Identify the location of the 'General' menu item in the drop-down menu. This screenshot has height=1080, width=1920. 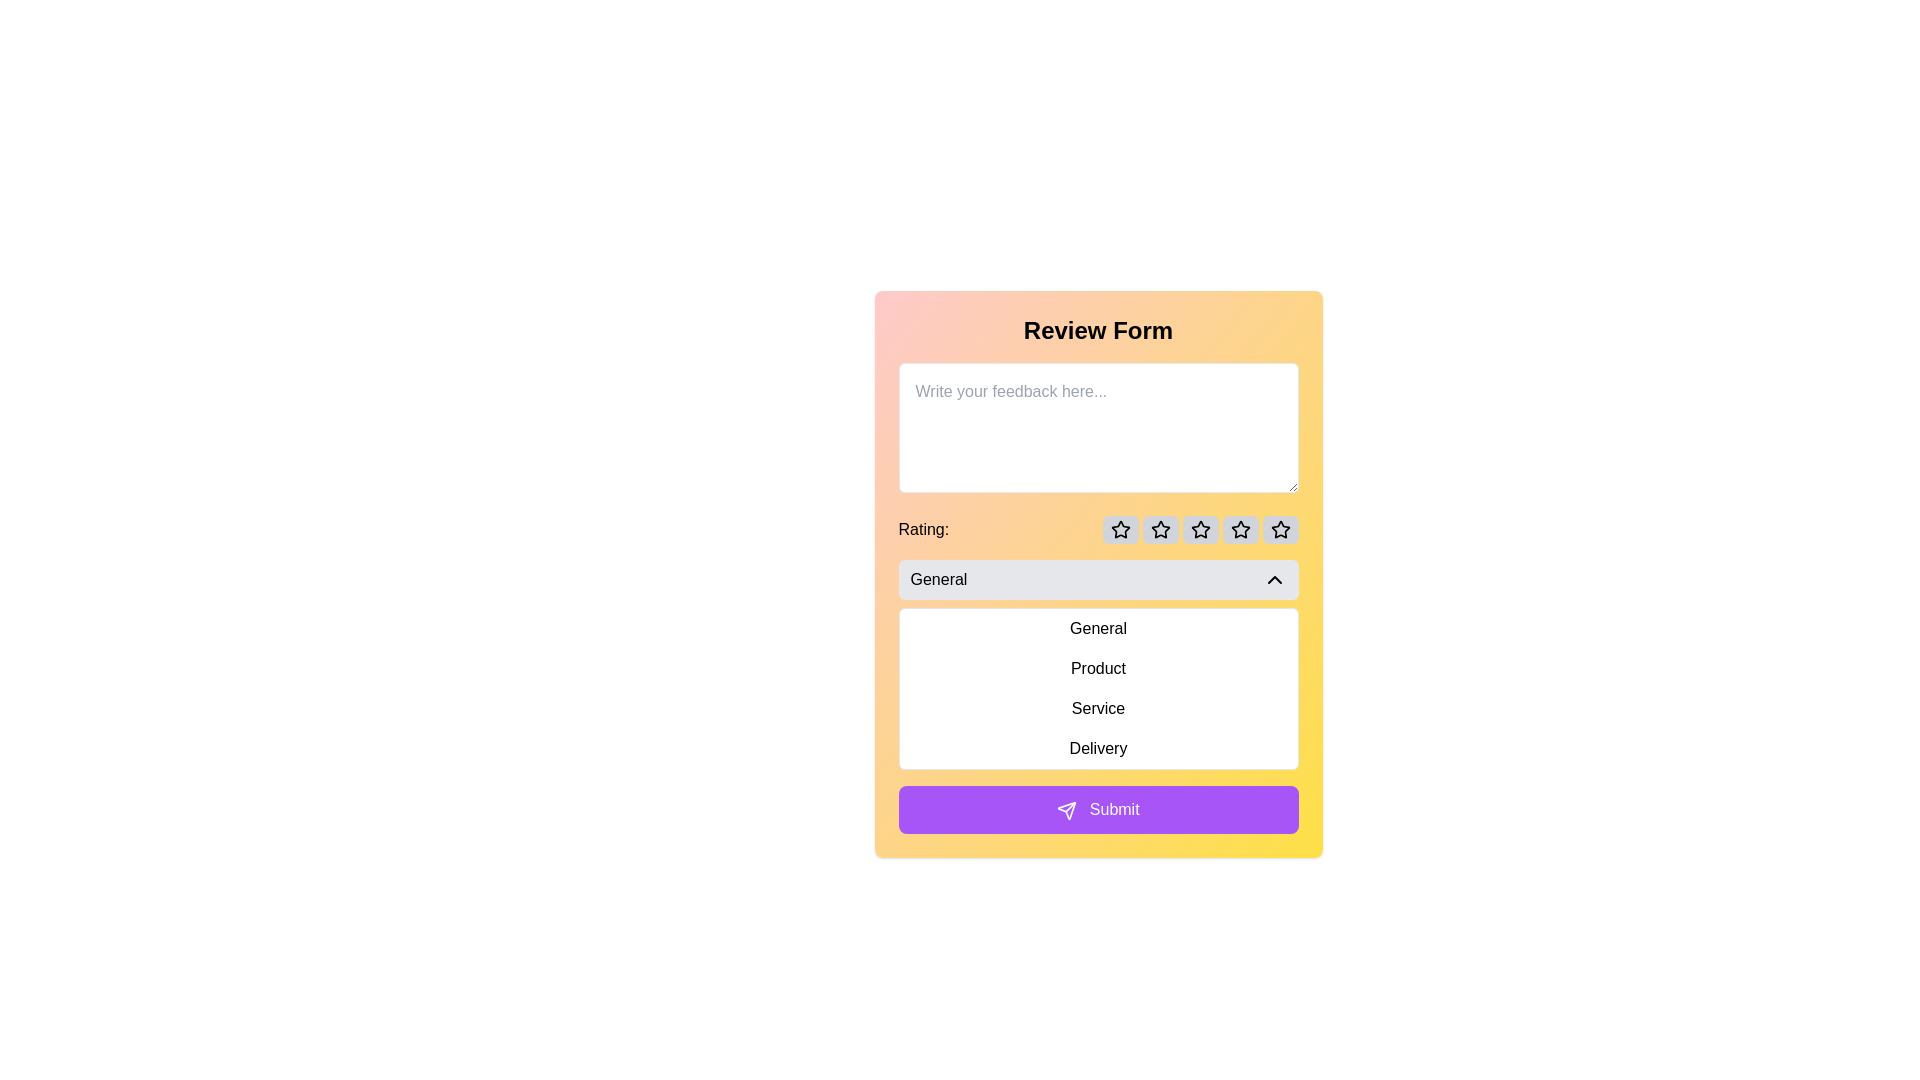
(1097, 627).